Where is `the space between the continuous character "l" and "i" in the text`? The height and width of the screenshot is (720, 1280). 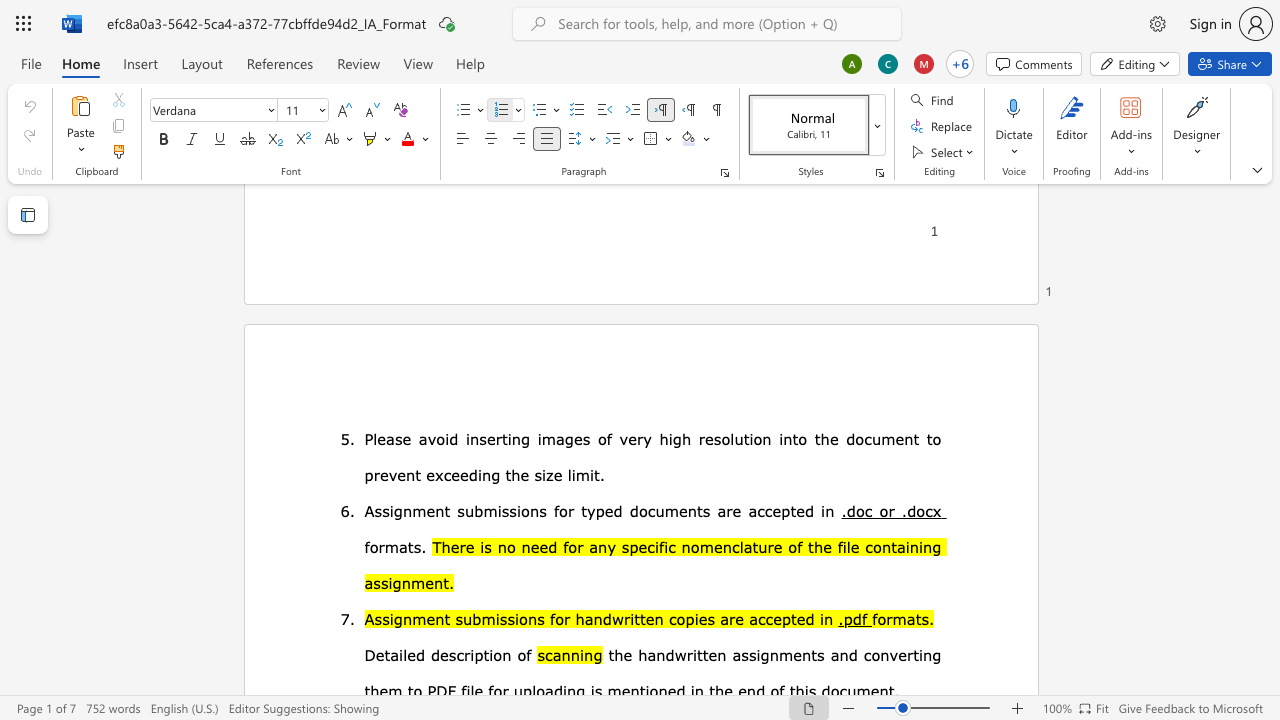
the space between the continuous character "l" and "i" in the text is located at coordinates (570, 474).